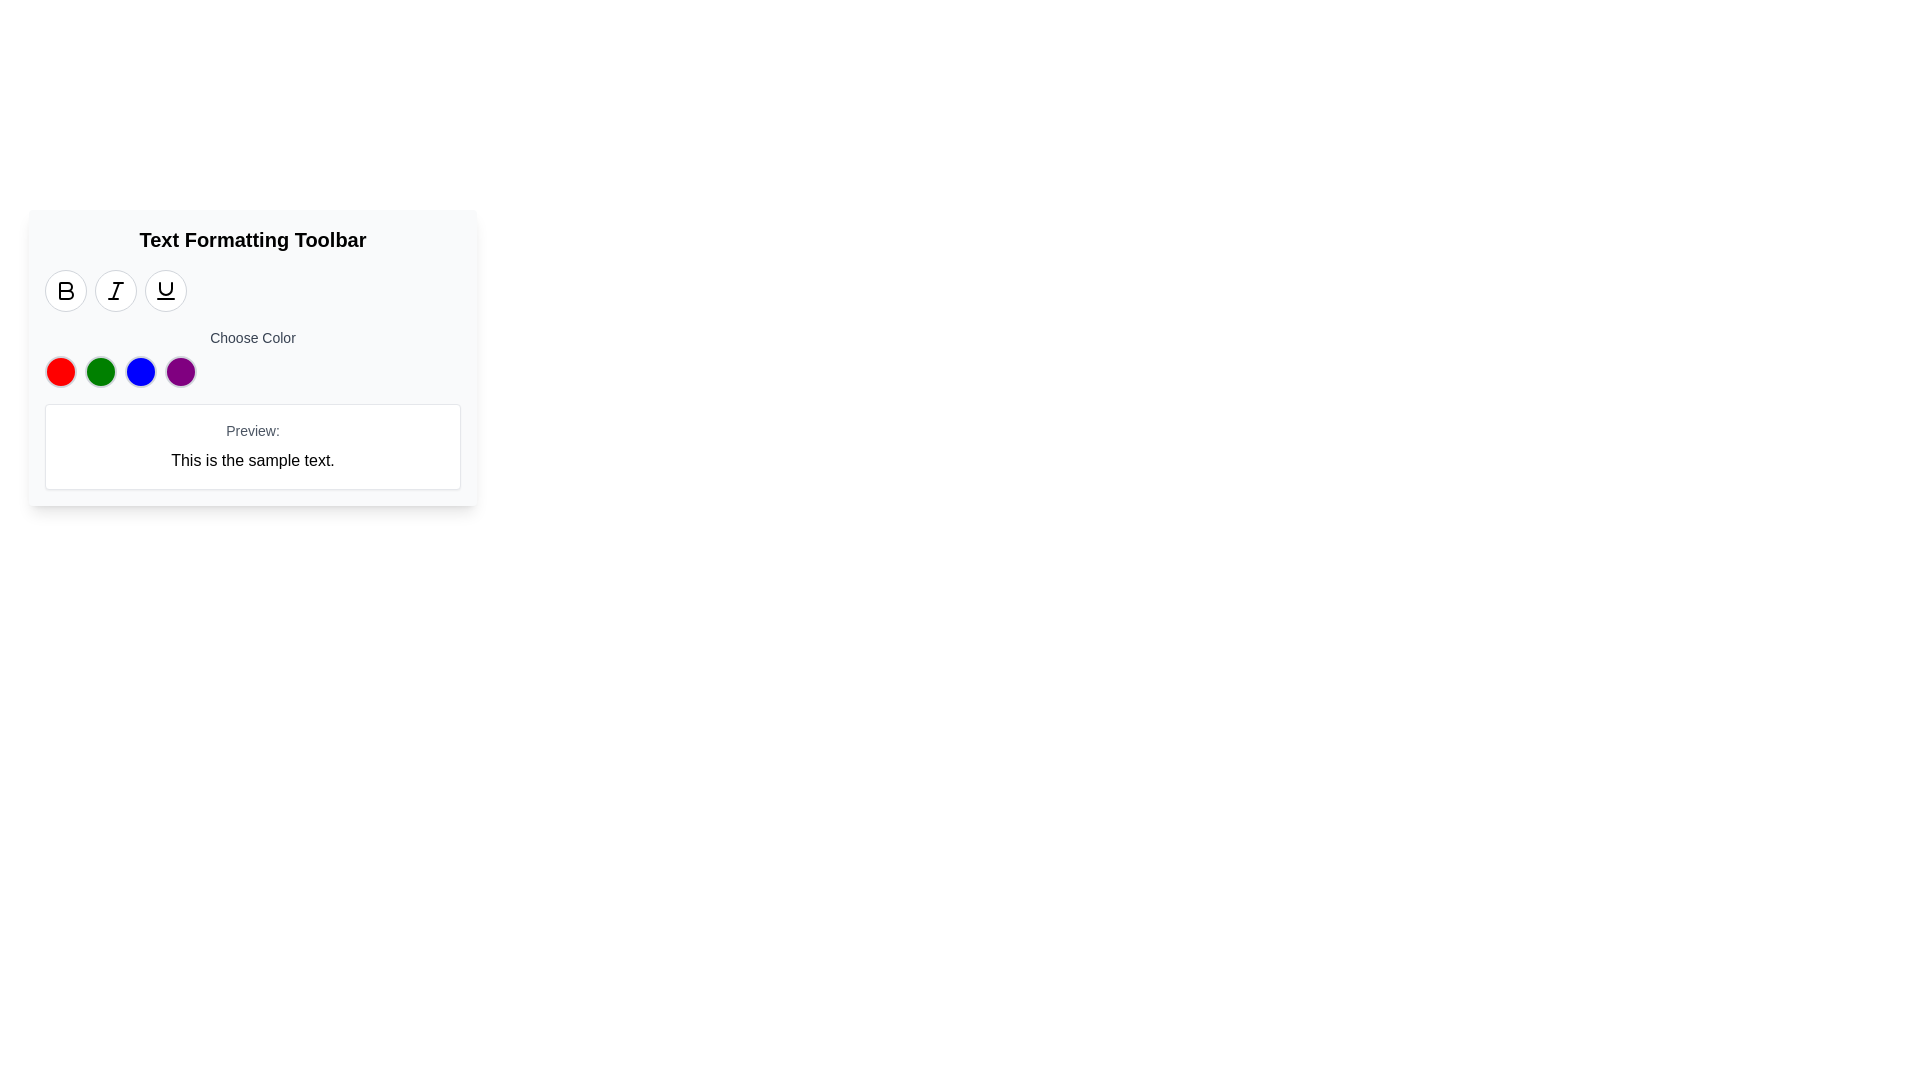 The height and width of the screenshot is (1080, 1920). What do you see at coordinates (252, 337) in the screenshot?
I see `the 'Choose Color' text label, which is a medium-sized gray textual label located in the upper-center of the Text Formatting Toolbar section` at bounding box center [252, 337].